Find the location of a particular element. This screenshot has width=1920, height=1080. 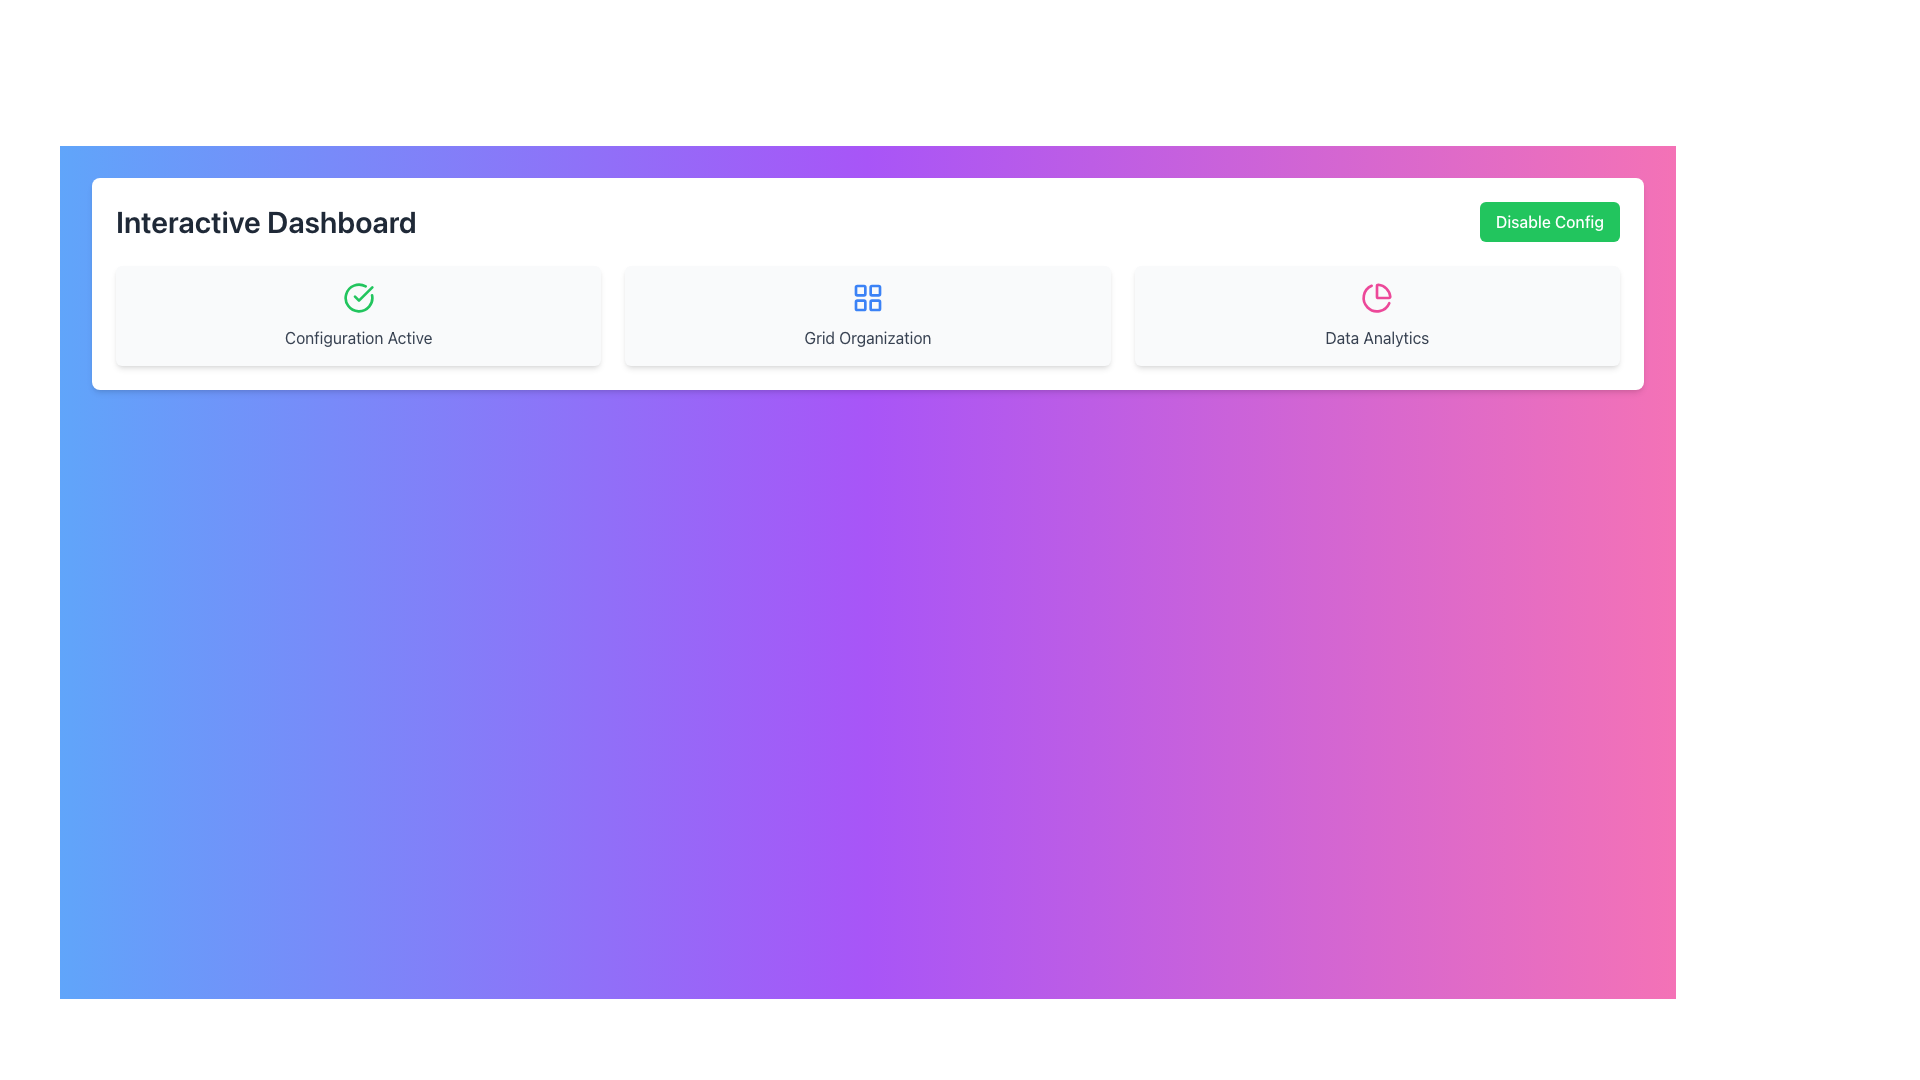

the green rectangular button labeled 'Disable Config' located at the top-right corner of the main interface is located at coordinates (1549, 222).